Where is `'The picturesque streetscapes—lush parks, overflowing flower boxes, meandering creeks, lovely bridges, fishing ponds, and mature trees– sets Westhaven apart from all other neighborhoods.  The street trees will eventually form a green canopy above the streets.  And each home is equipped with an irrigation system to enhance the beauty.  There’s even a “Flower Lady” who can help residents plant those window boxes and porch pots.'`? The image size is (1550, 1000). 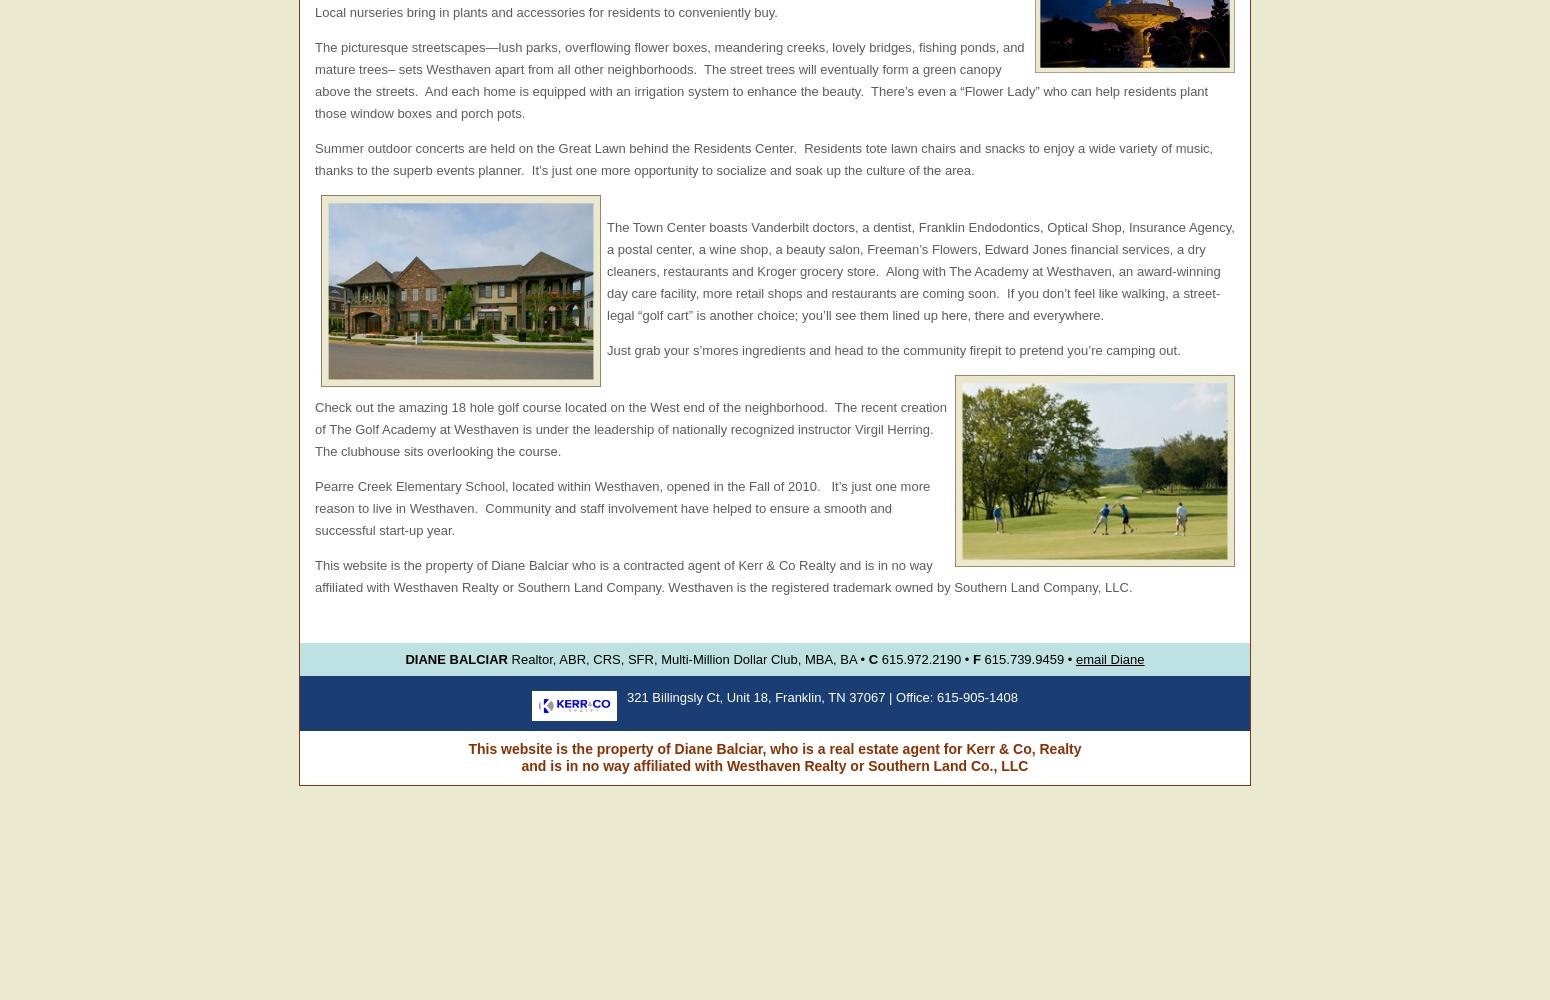 'The picturesque streetscapes—lush parks, overflowing flower boxes, meandering creeks, lovely bridges, fishing ponds, and mature trees– sets Westhaven apart from all other neighborhoods.  The street trees will eventually form a green canopy above the streets.  And each home is equipped with an irrigation system to enhance the beauty.  There’s even a “Flower Lady” who can help residents plant those window boxes and porch pots.' is located at coordinates (761, 79).